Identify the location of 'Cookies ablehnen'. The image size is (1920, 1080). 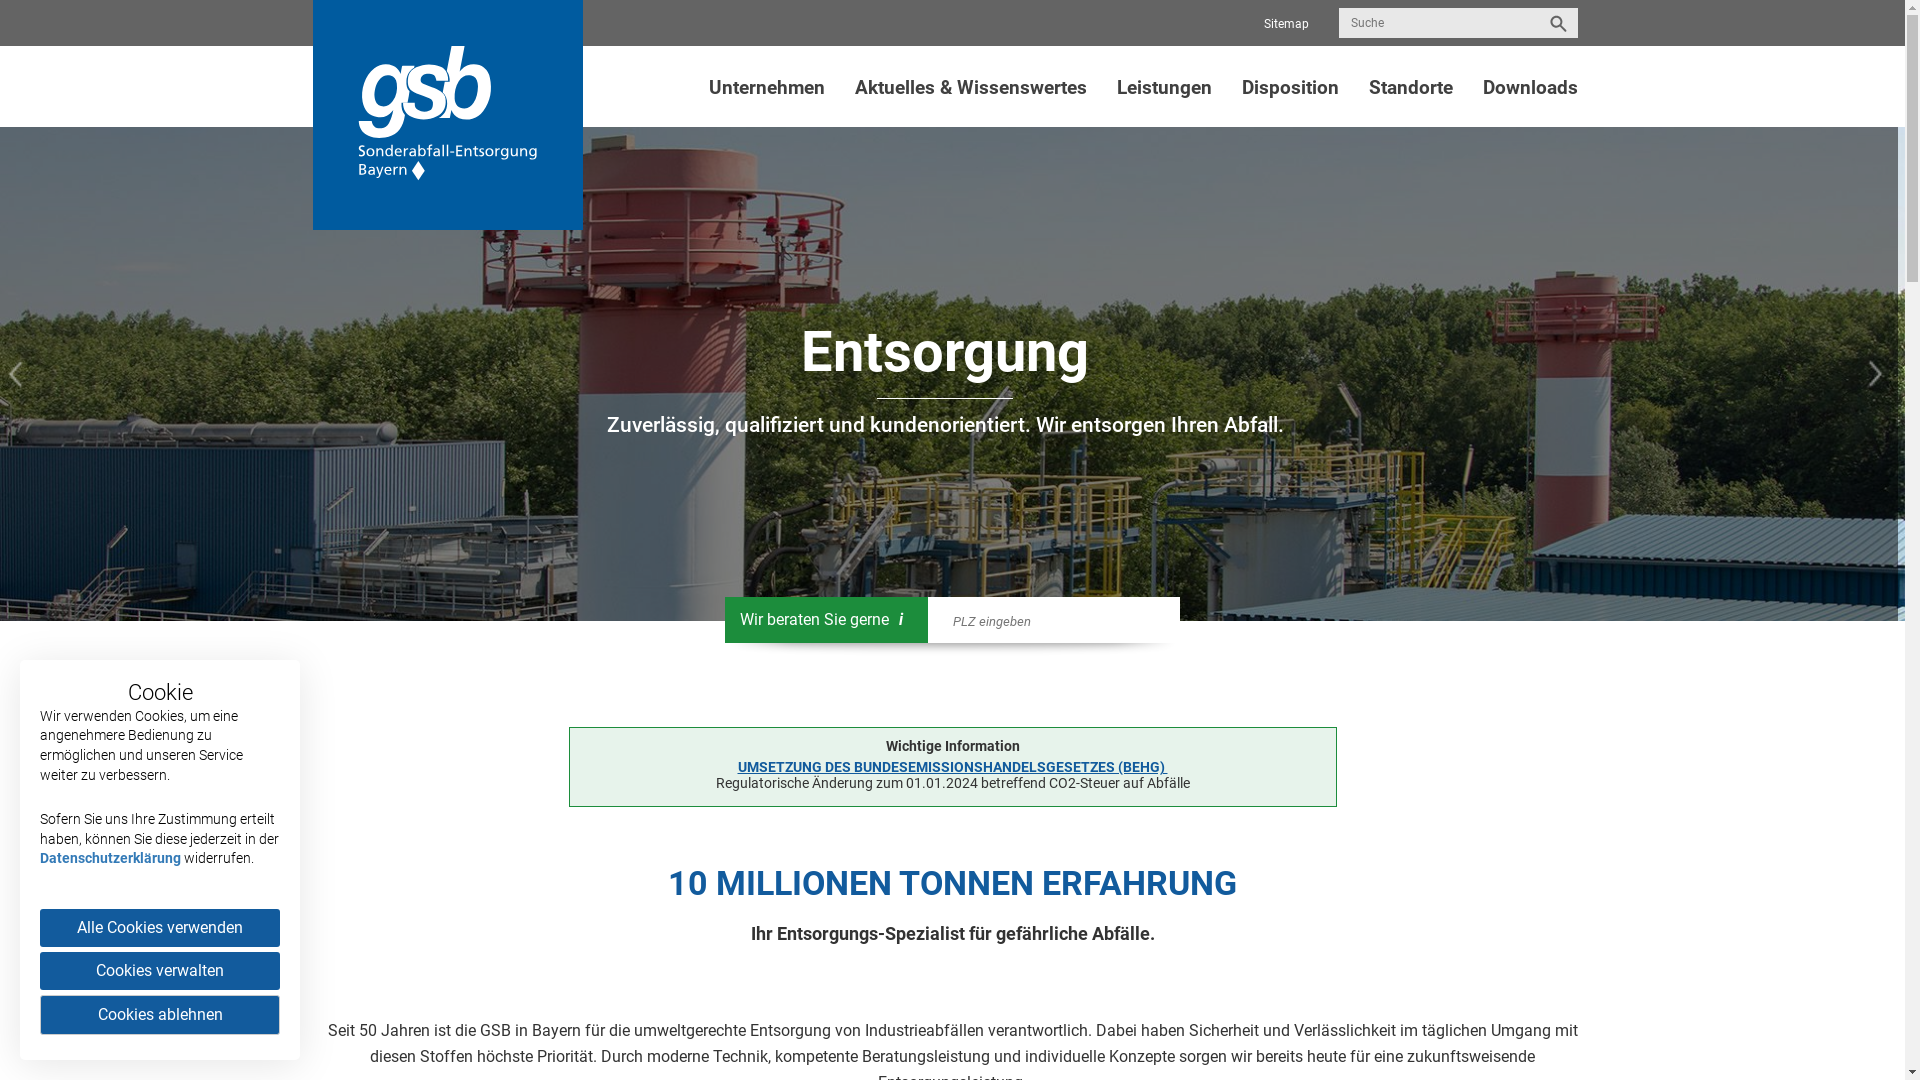
(158, 1014).